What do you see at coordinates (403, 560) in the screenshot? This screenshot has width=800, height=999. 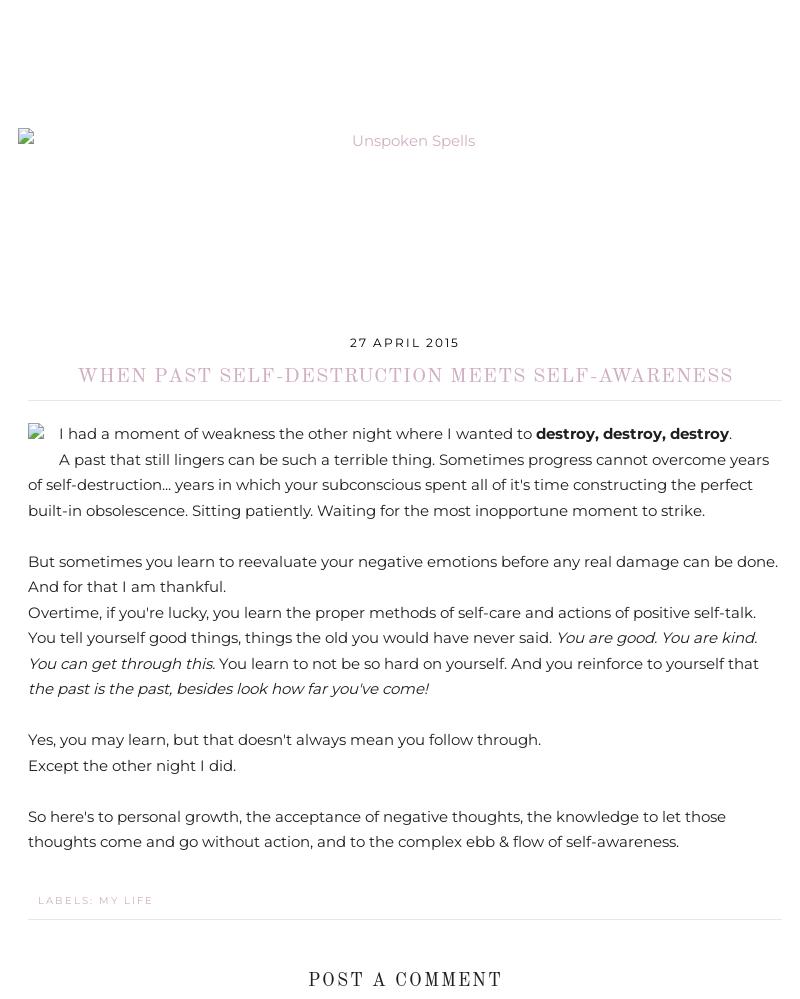 I see `'But sometimes you learn to reevaluate your negative emotions before any real damage can be done.'` at bounding box center [403, 560].